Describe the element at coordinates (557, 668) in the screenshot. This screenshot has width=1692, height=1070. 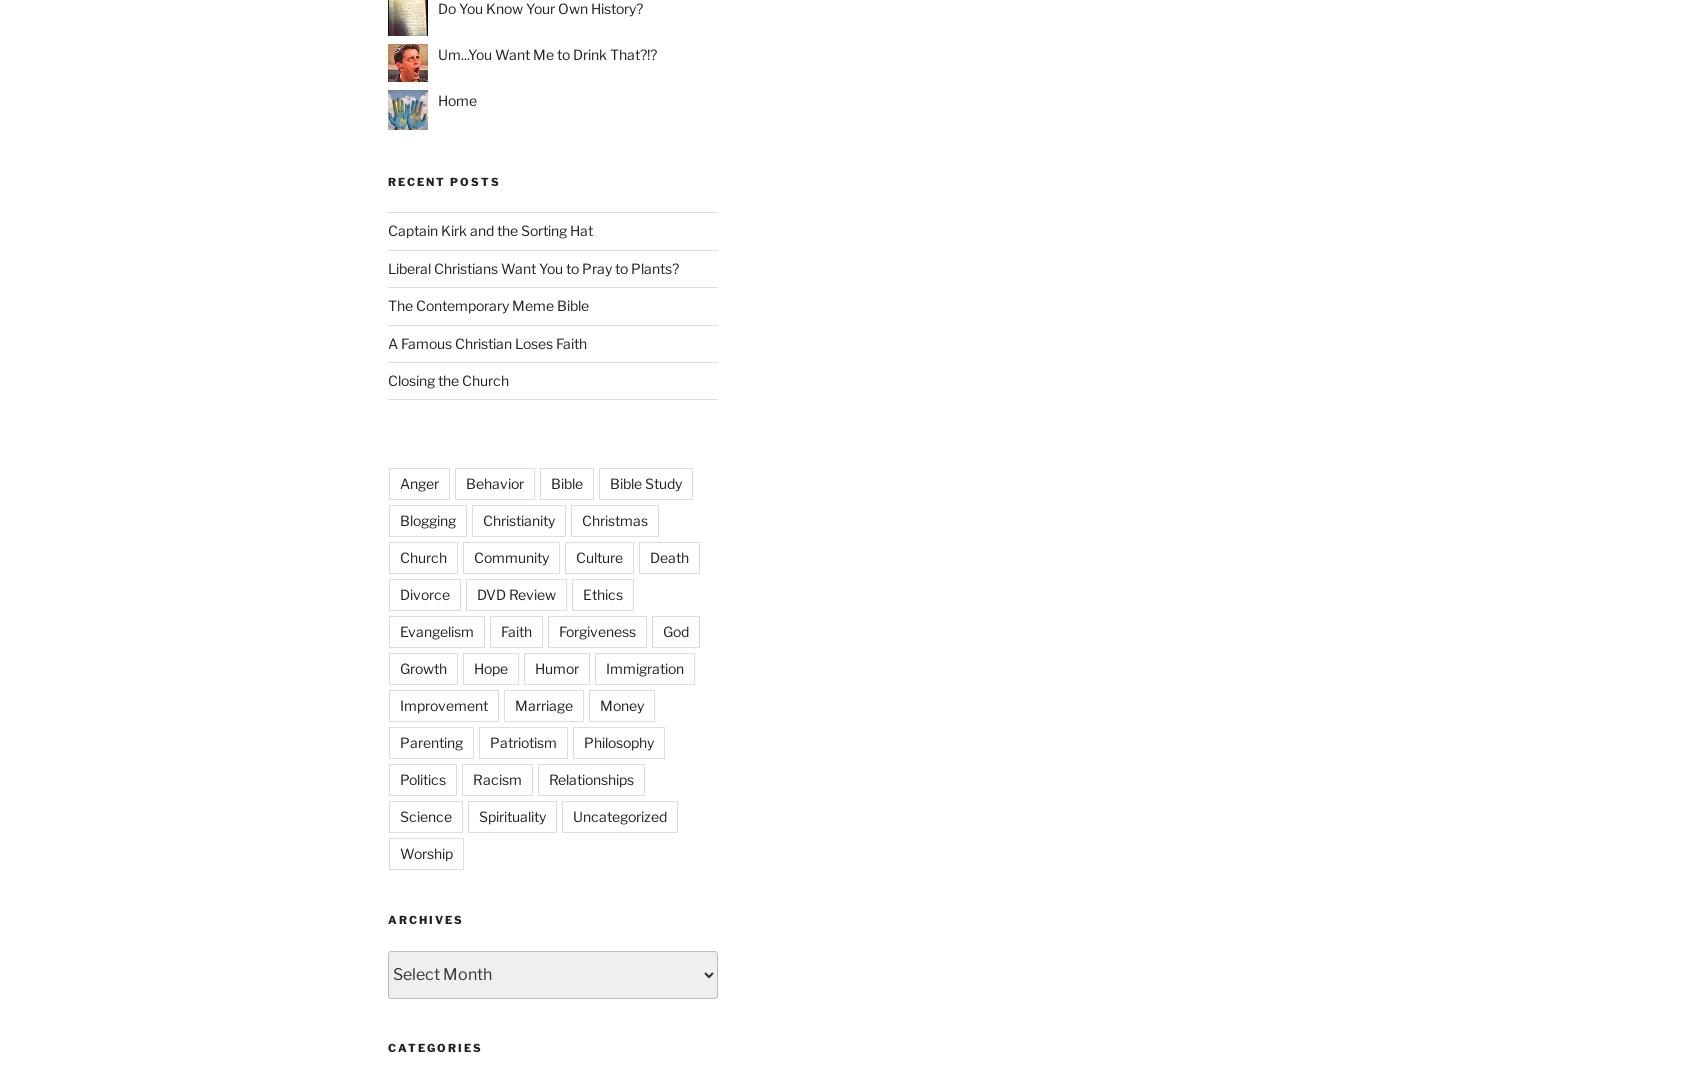
I see `'Humor'` at that location.